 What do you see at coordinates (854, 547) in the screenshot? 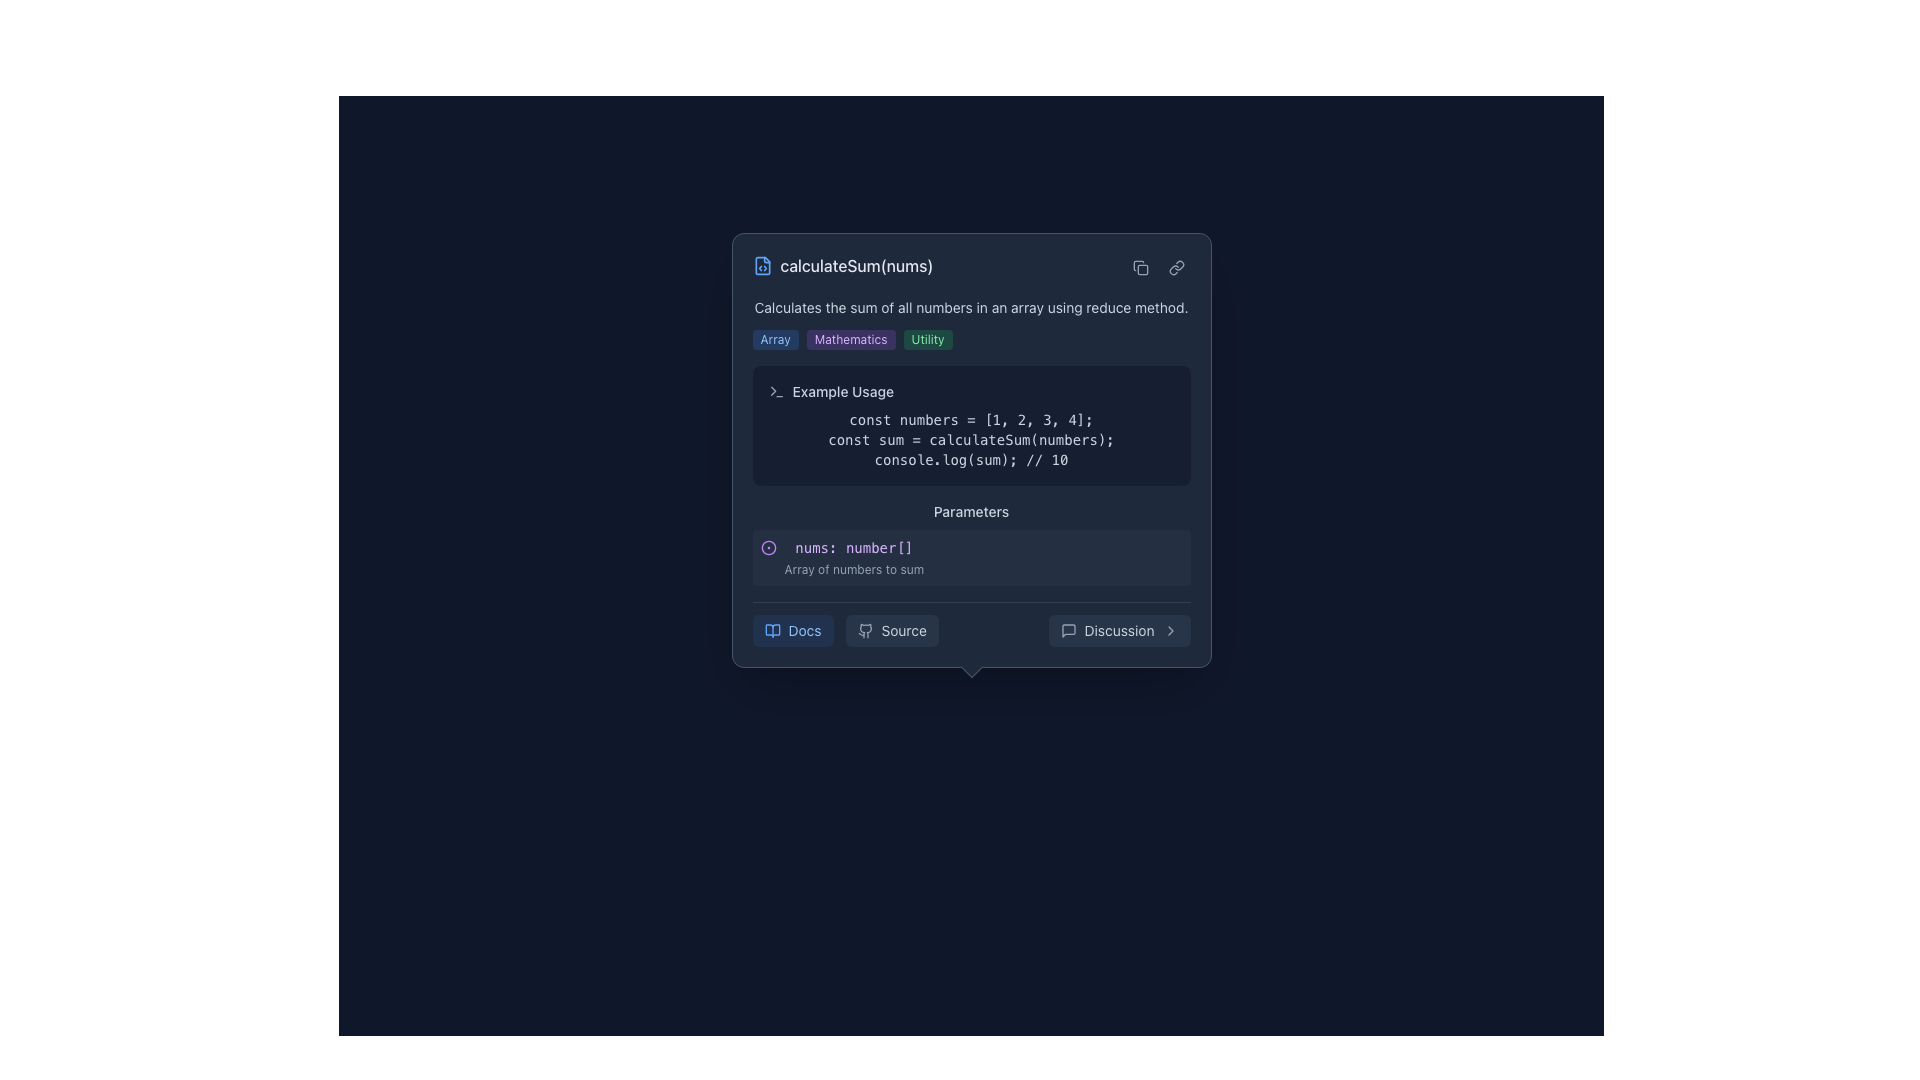
I see `the static text element displaying 'nums: number[]' in purple, which is located in the 'Parameters' section above the text 'Array of numbers to sum'` at bounding box center [854, 547].